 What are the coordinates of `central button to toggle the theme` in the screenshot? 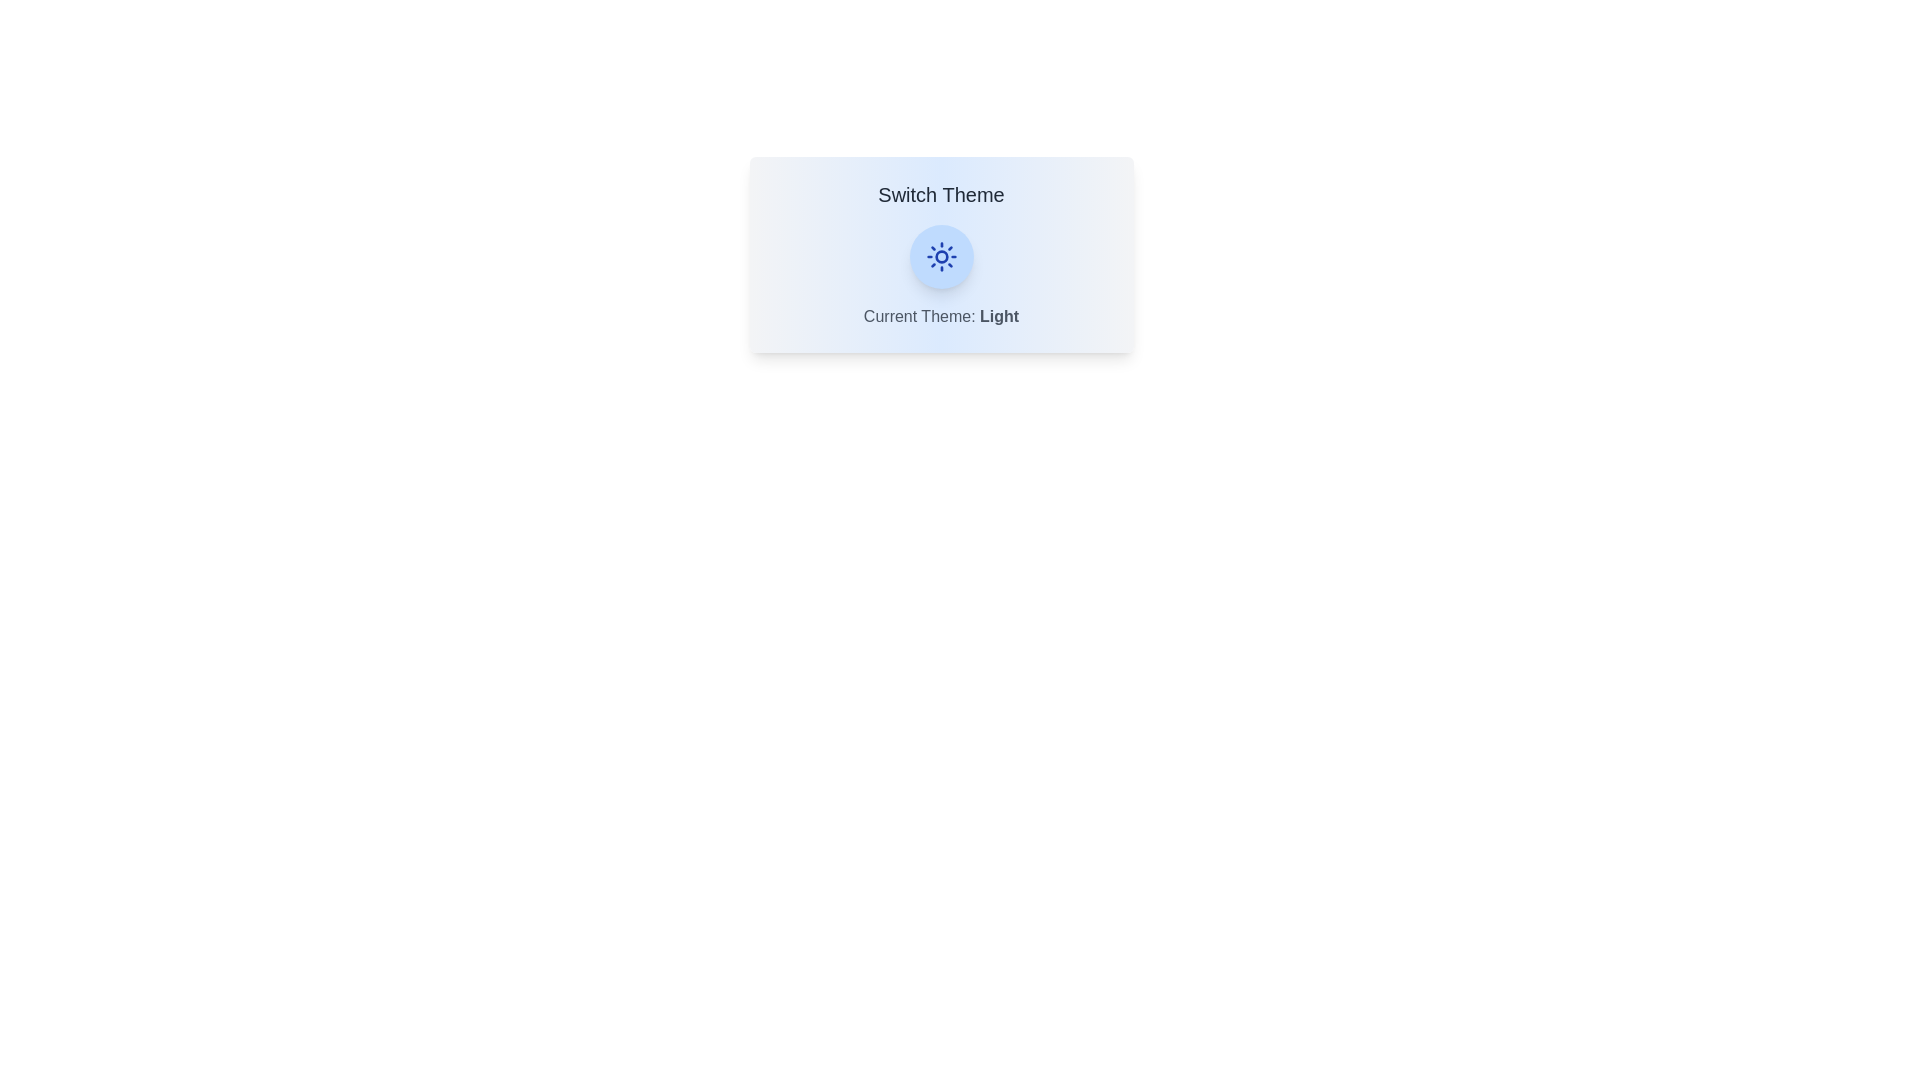 It's located at (940, 256).